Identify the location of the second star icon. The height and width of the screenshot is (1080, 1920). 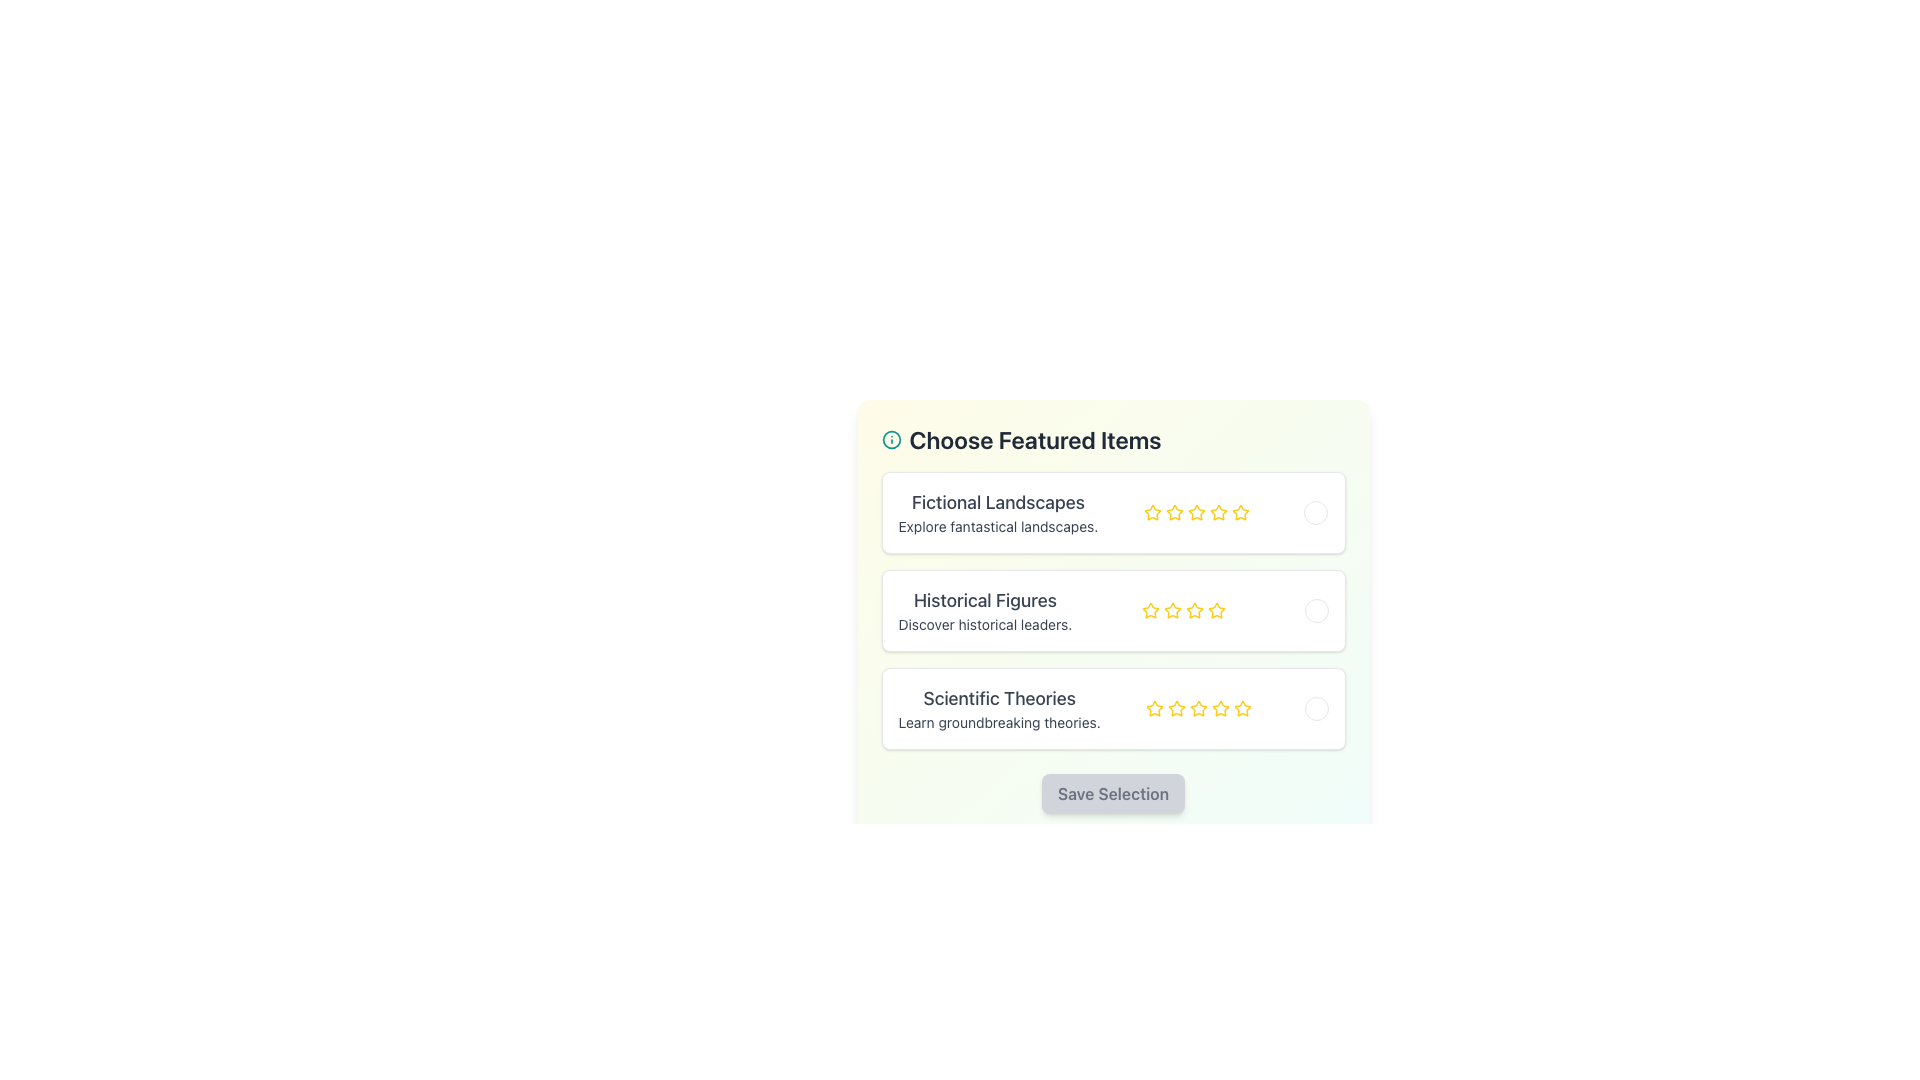
(1175, 511).